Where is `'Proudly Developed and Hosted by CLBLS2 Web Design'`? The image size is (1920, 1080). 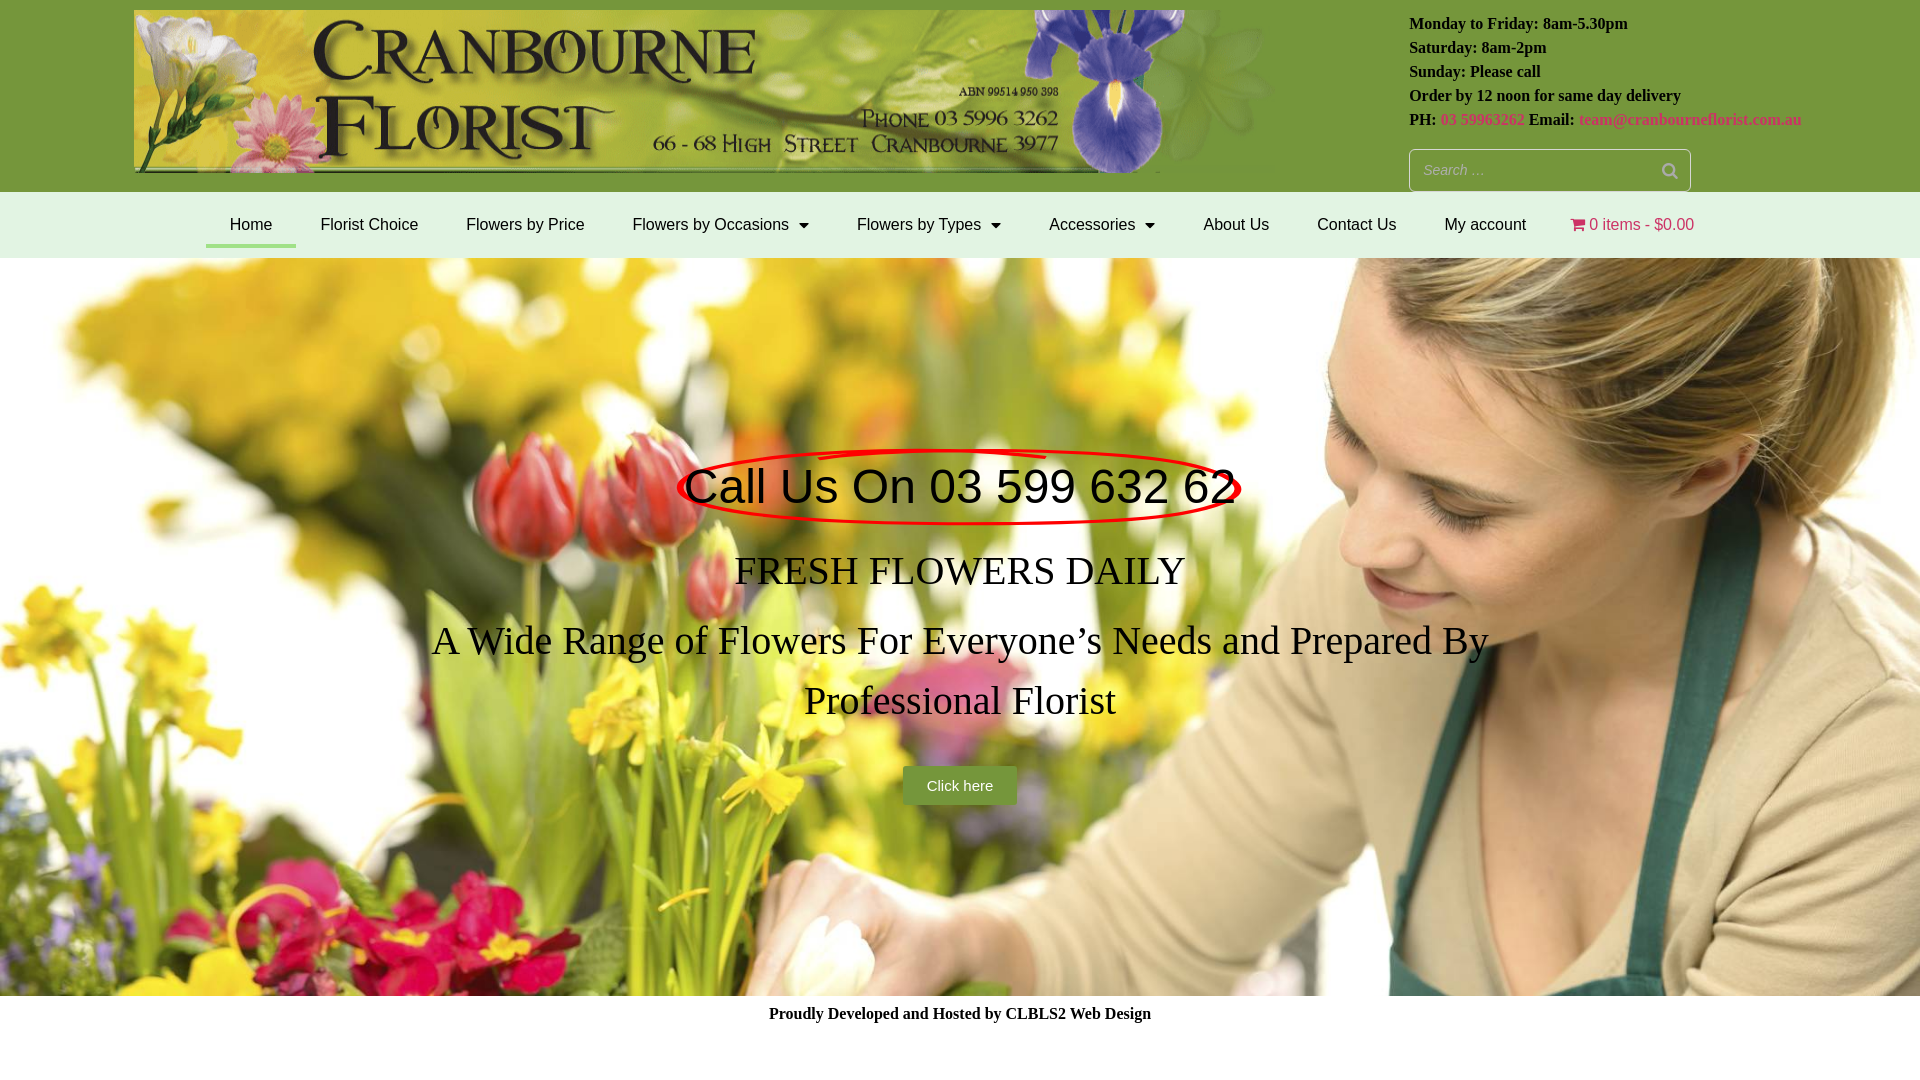 'Proudly Developed and Hosted by CLBLS2 Web Design' is located at coordinates (960, 1013).